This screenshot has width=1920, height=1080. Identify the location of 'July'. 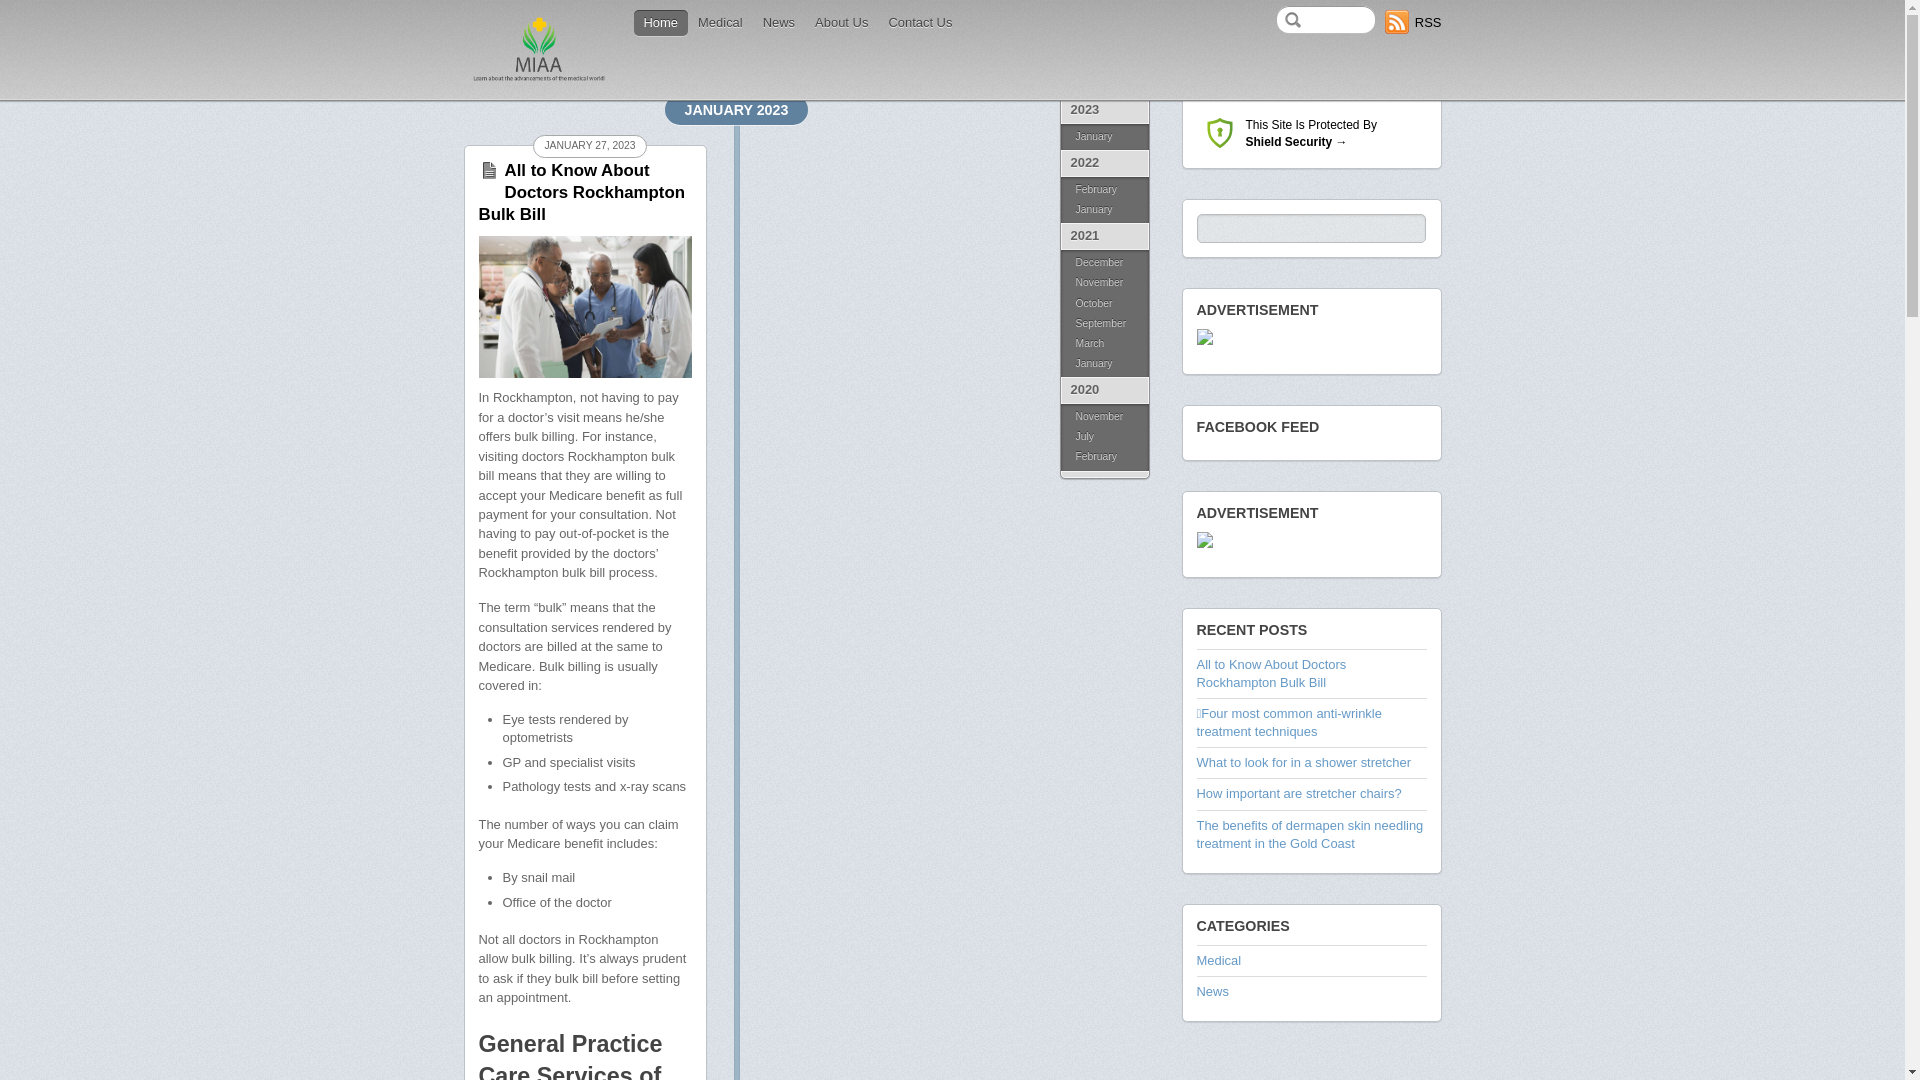
(1103, 435).